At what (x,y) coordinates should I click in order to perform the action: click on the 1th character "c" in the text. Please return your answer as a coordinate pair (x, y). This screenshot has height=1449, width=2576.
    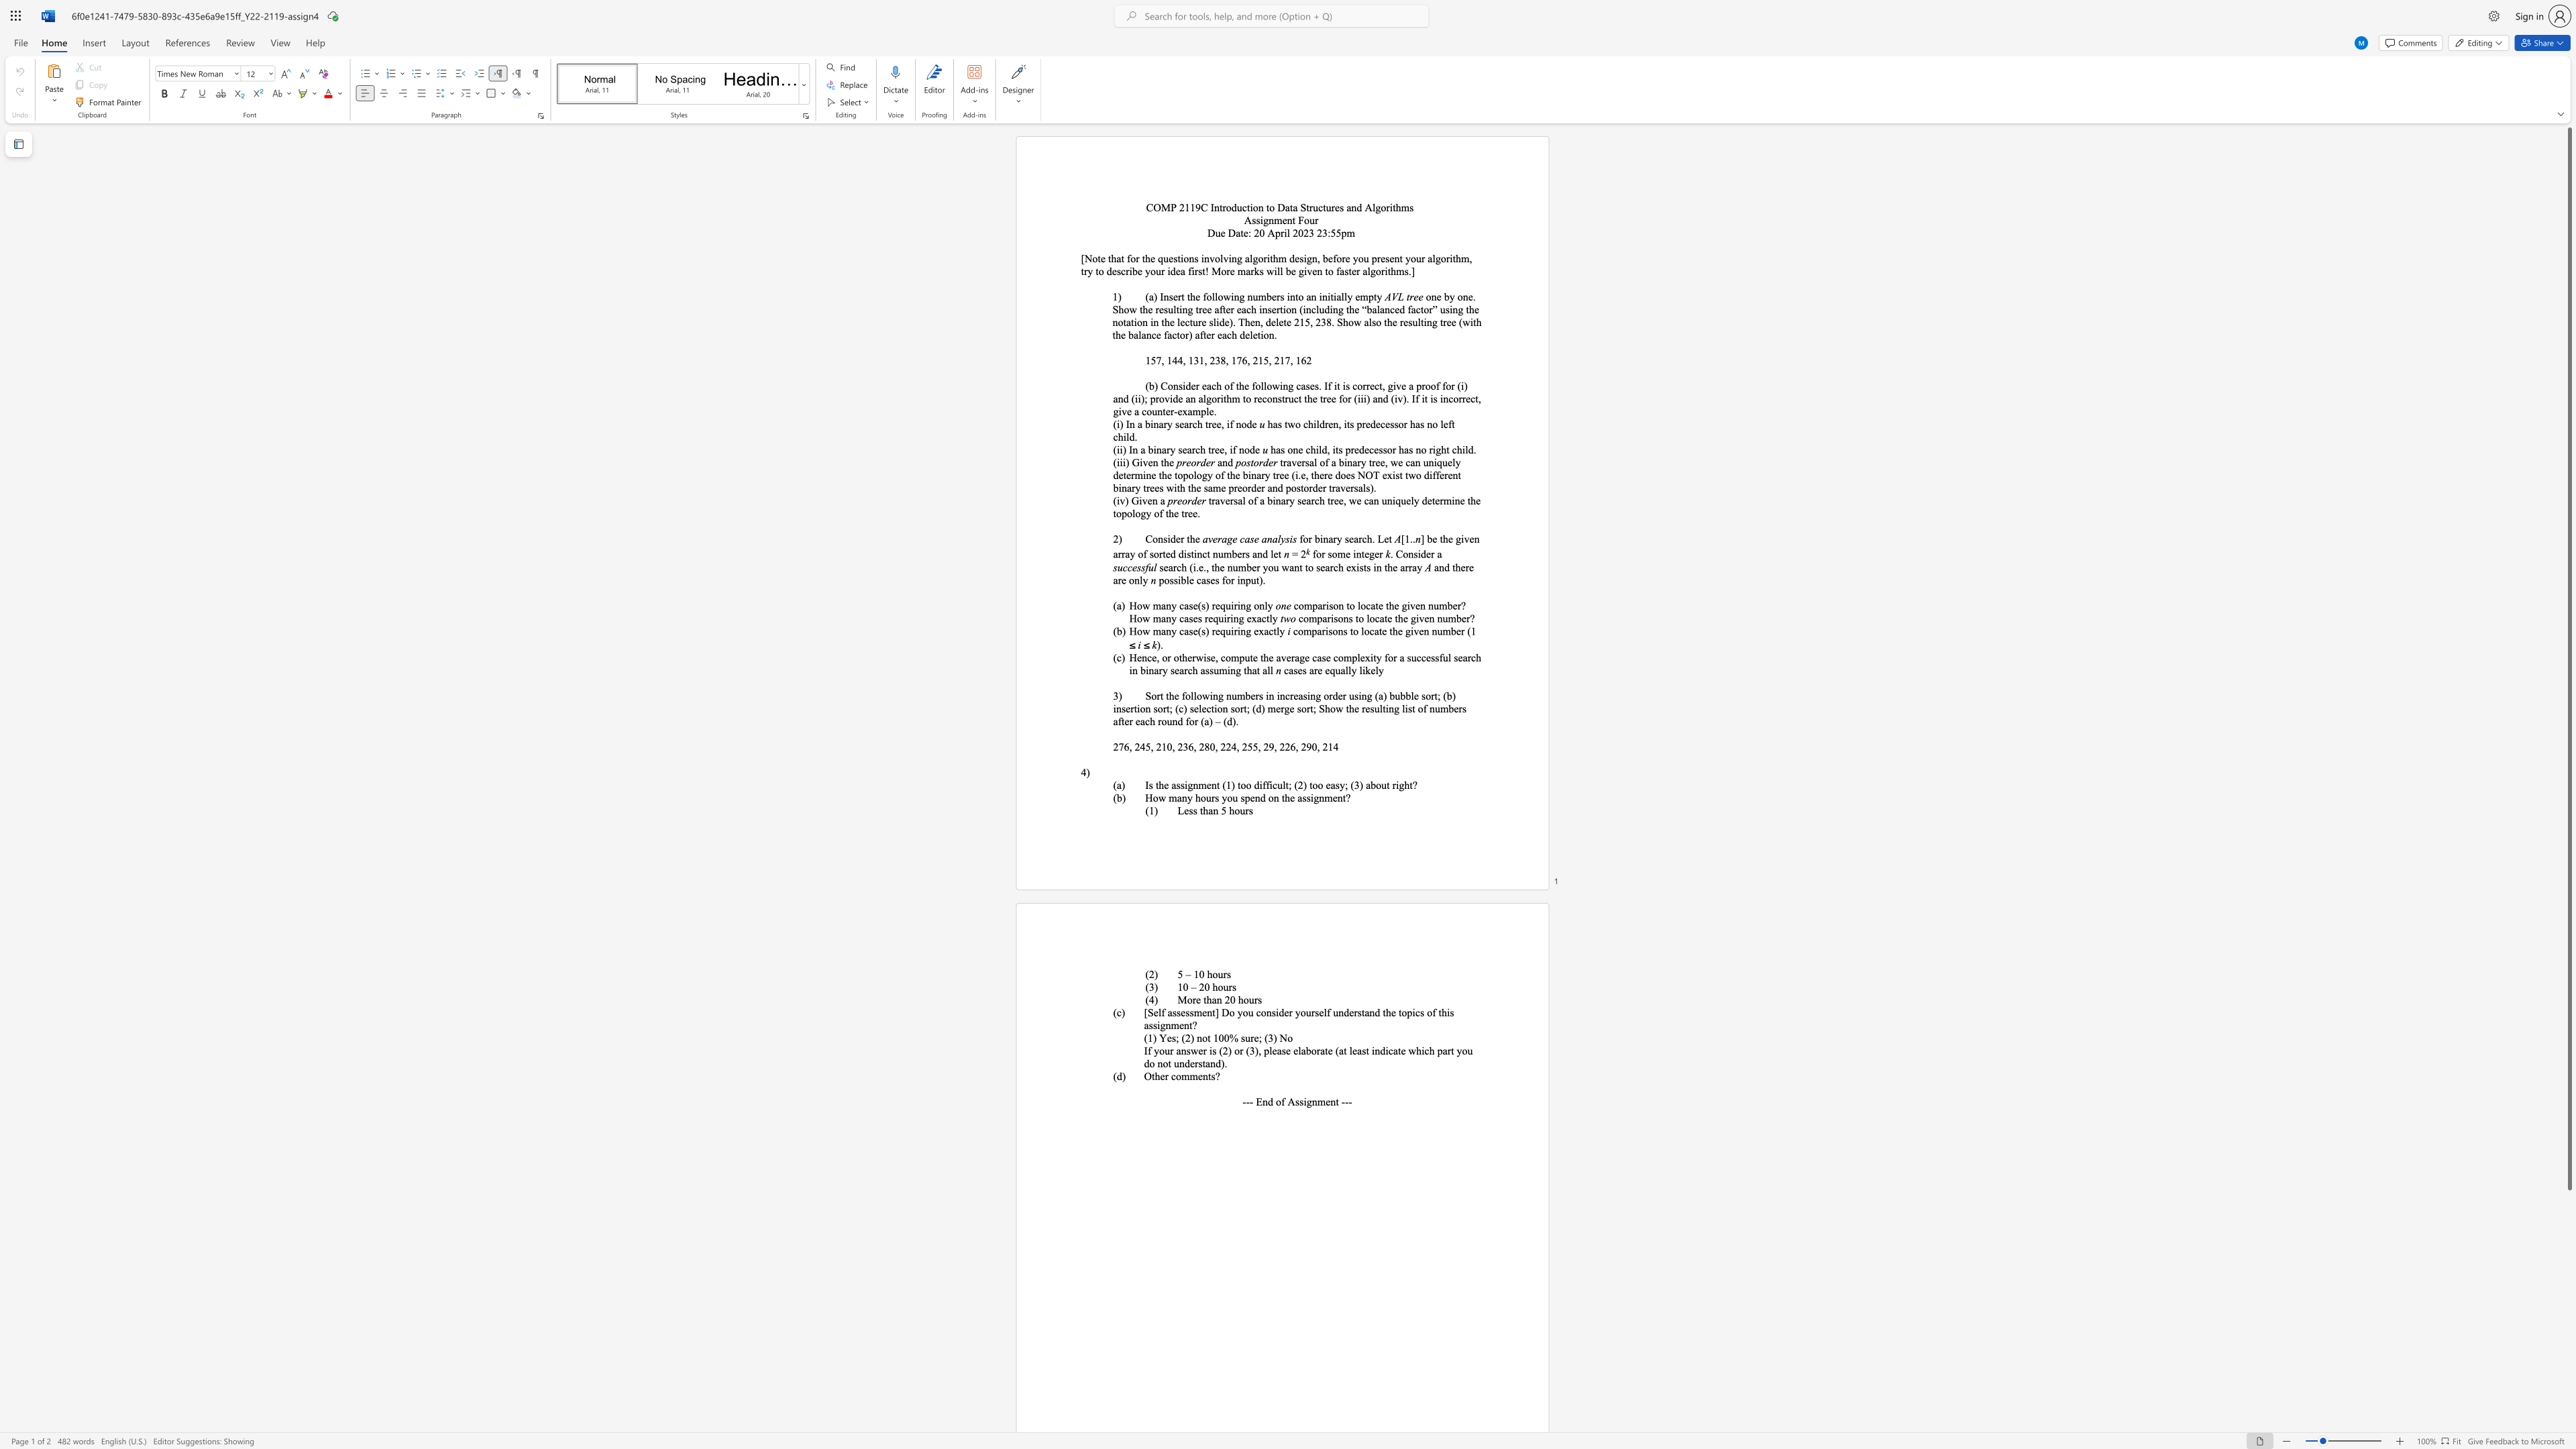
    Looking at the image, I should click on (1307, 449).